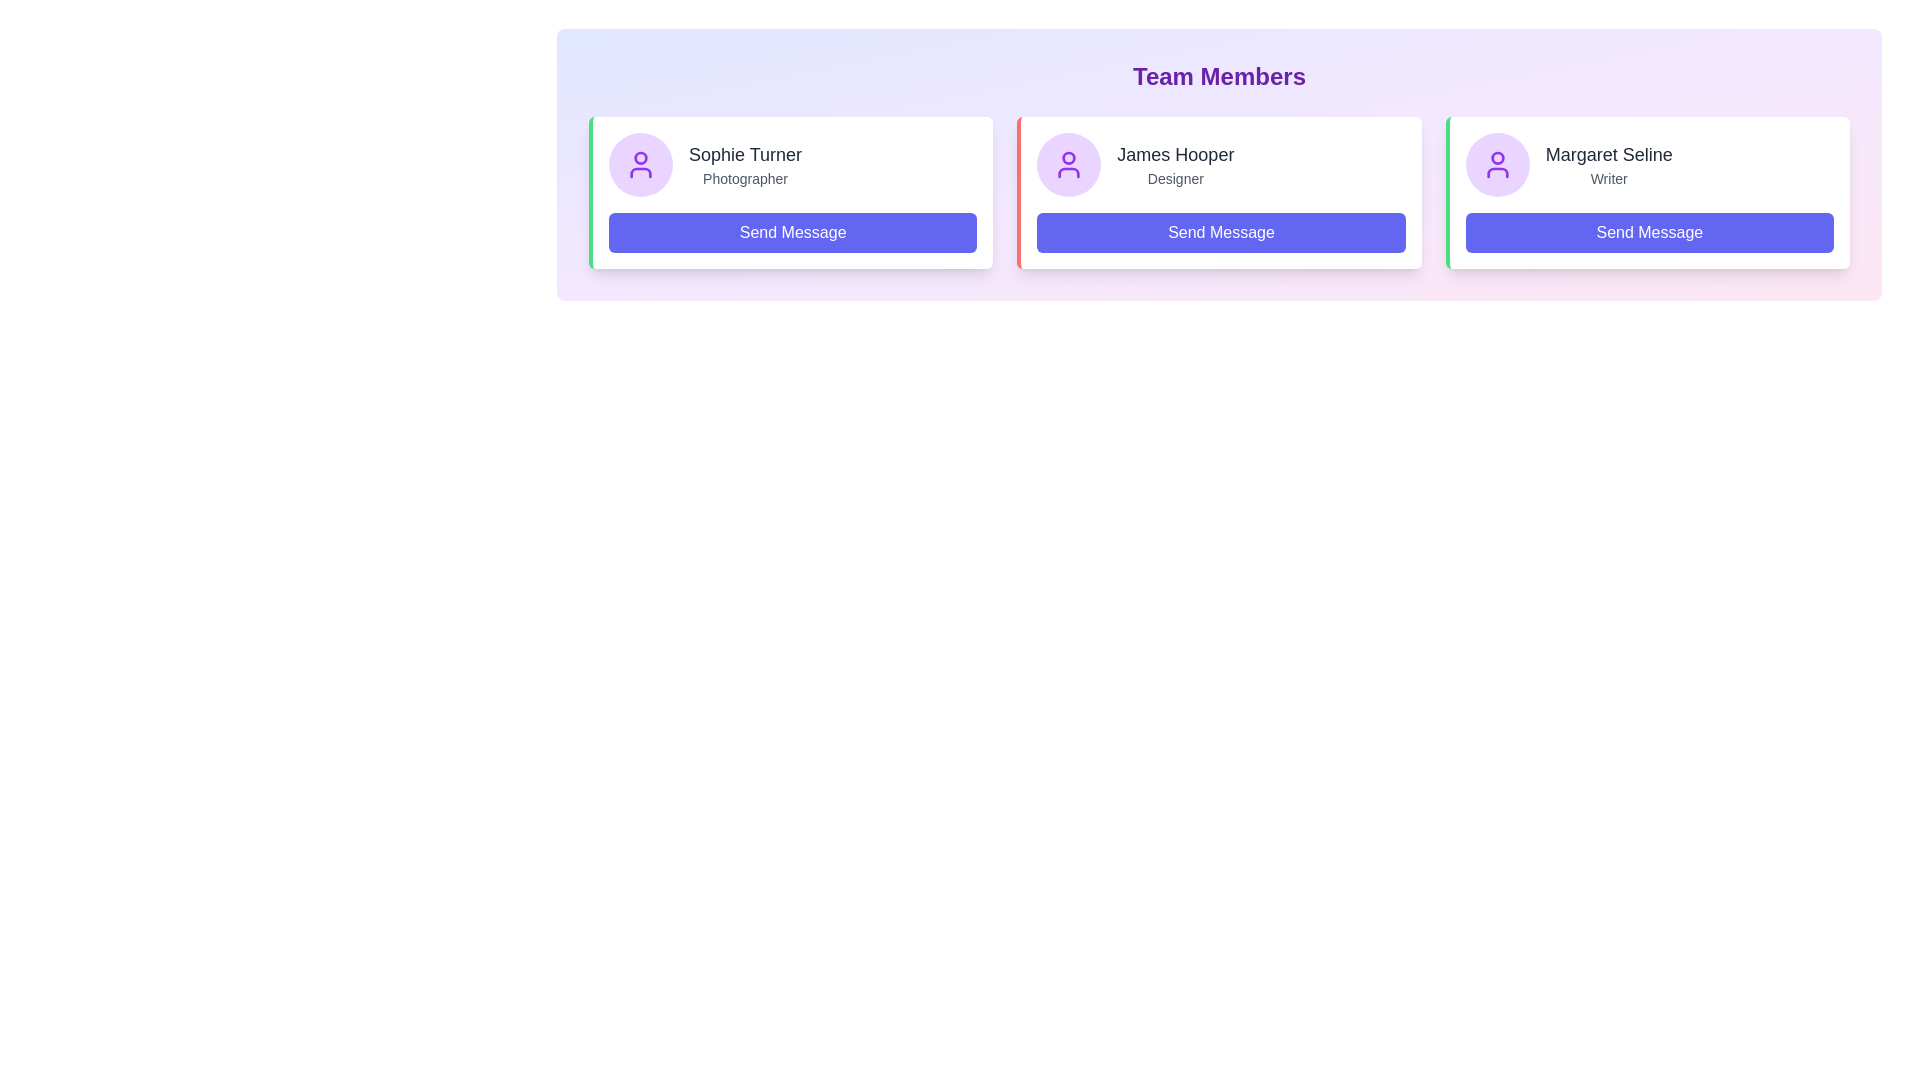 The height and width of the screenshot is (1080, 1920). Describe the element at coordinates (1068, 164) in the screenshot. I see `the profile picture placeholder icon for 'James Hooper' located in the 'Team Members' section, specifically the second card in a horizontal layout of three cards` at that location.